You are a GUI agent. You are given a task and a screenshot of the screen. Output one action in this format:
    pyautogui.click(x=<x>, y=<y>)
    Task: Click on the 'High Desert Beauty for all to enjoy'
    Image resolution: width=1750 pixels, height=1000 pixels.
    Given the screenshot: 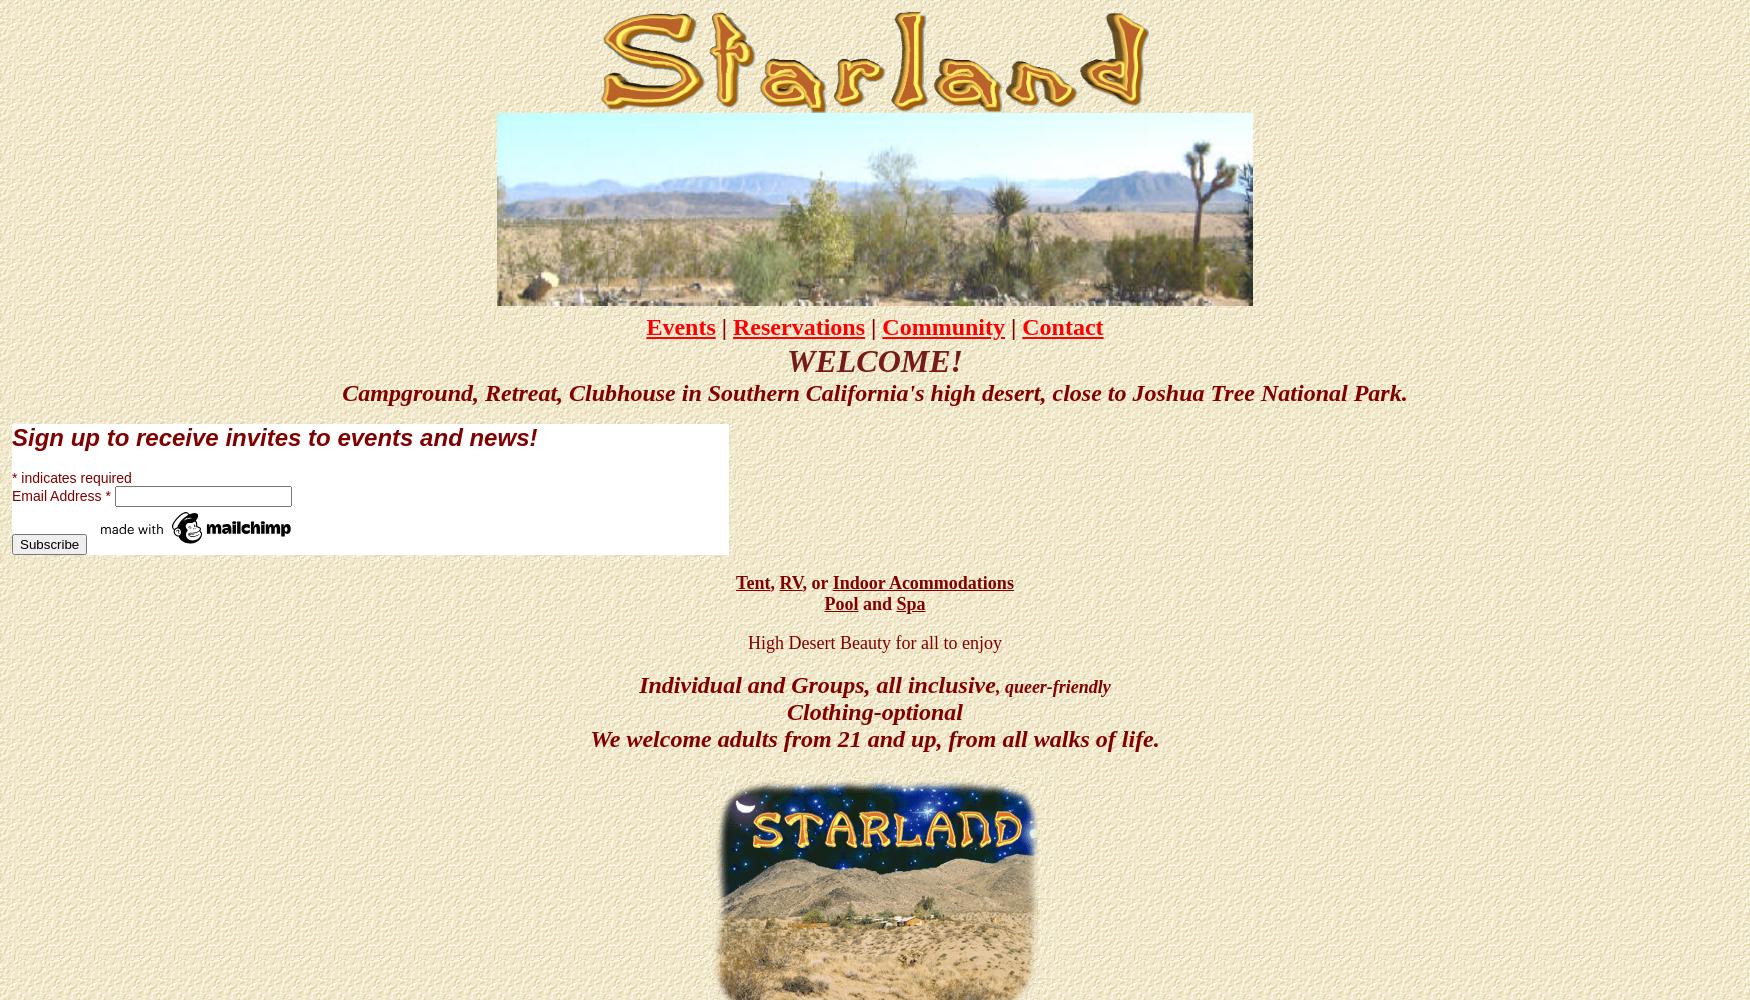 What is the action you would take?
    pyautogui.click(x=874, y=642)
    